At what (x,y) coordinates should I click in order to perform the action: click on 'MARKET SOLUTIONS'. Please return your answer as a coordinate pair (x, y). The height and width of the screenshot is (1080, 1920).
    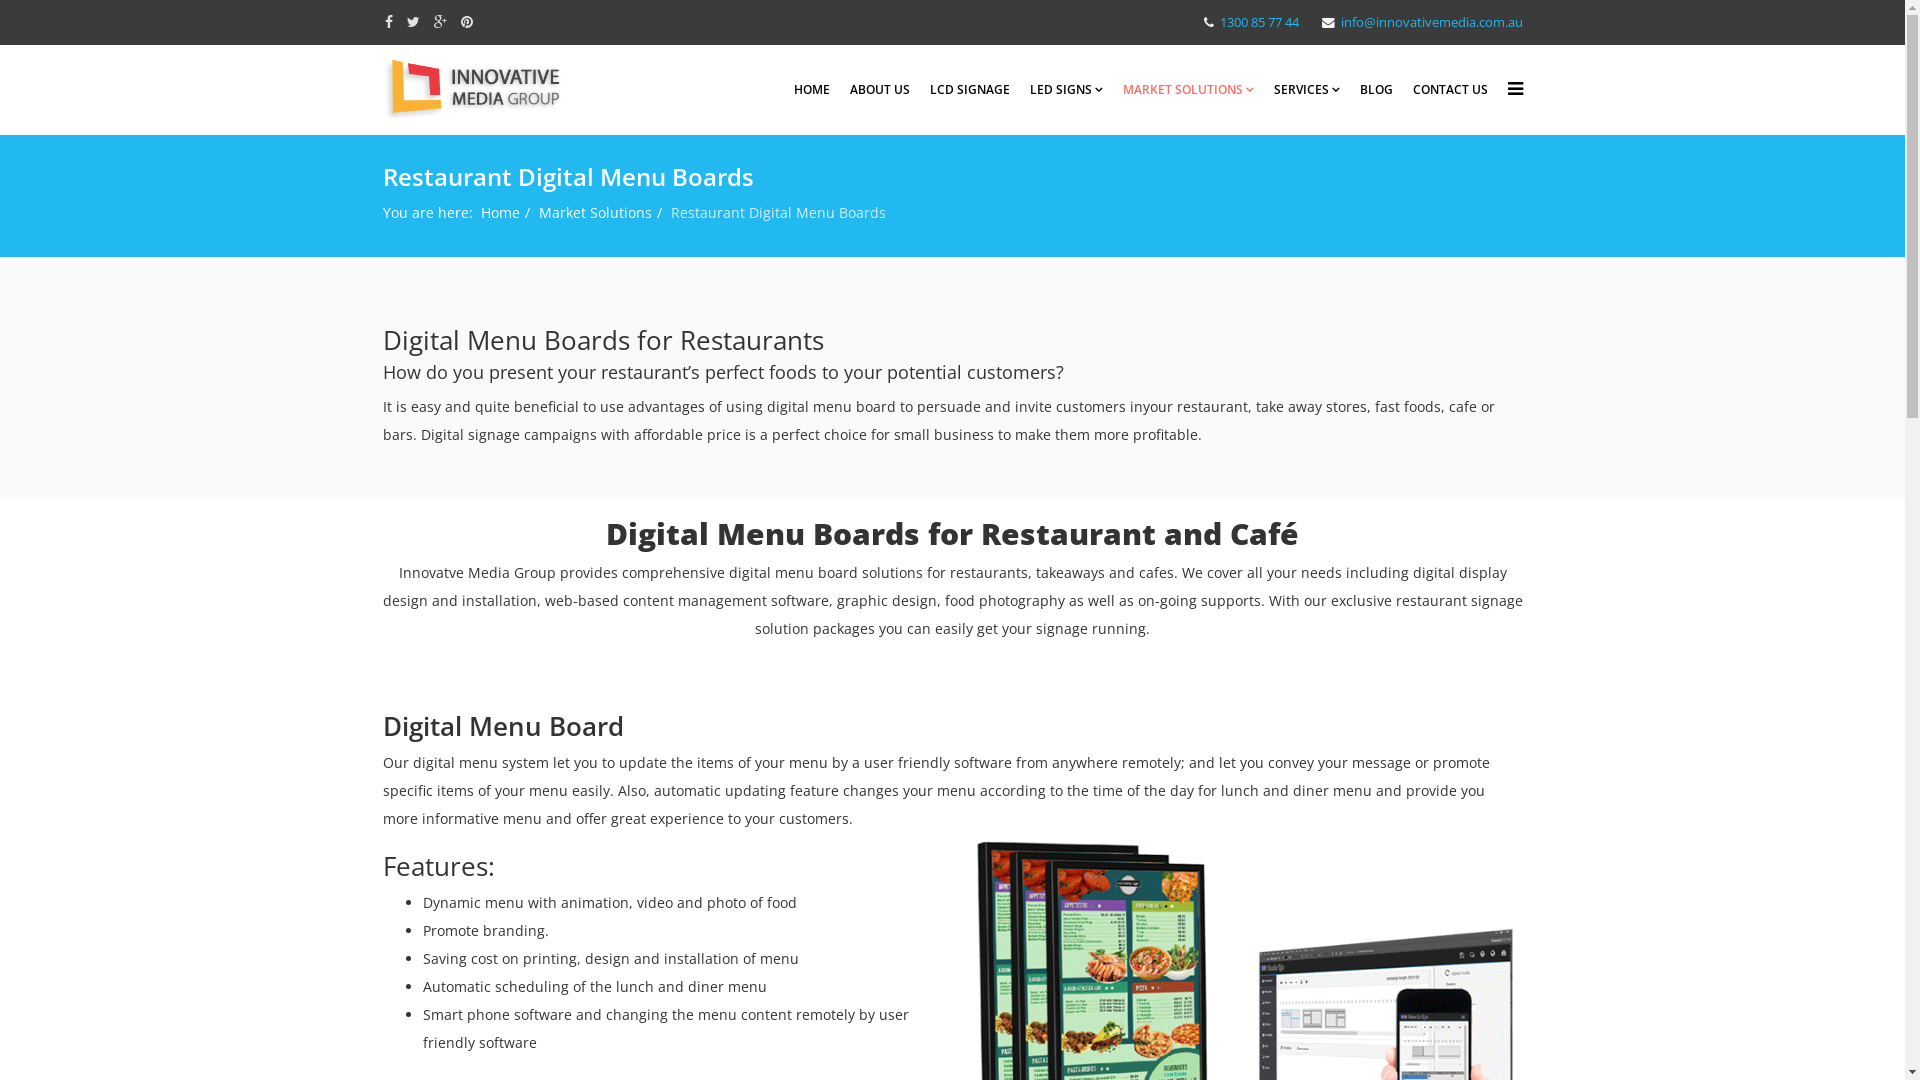
    Looking at the image, I should click on (1187, 88).